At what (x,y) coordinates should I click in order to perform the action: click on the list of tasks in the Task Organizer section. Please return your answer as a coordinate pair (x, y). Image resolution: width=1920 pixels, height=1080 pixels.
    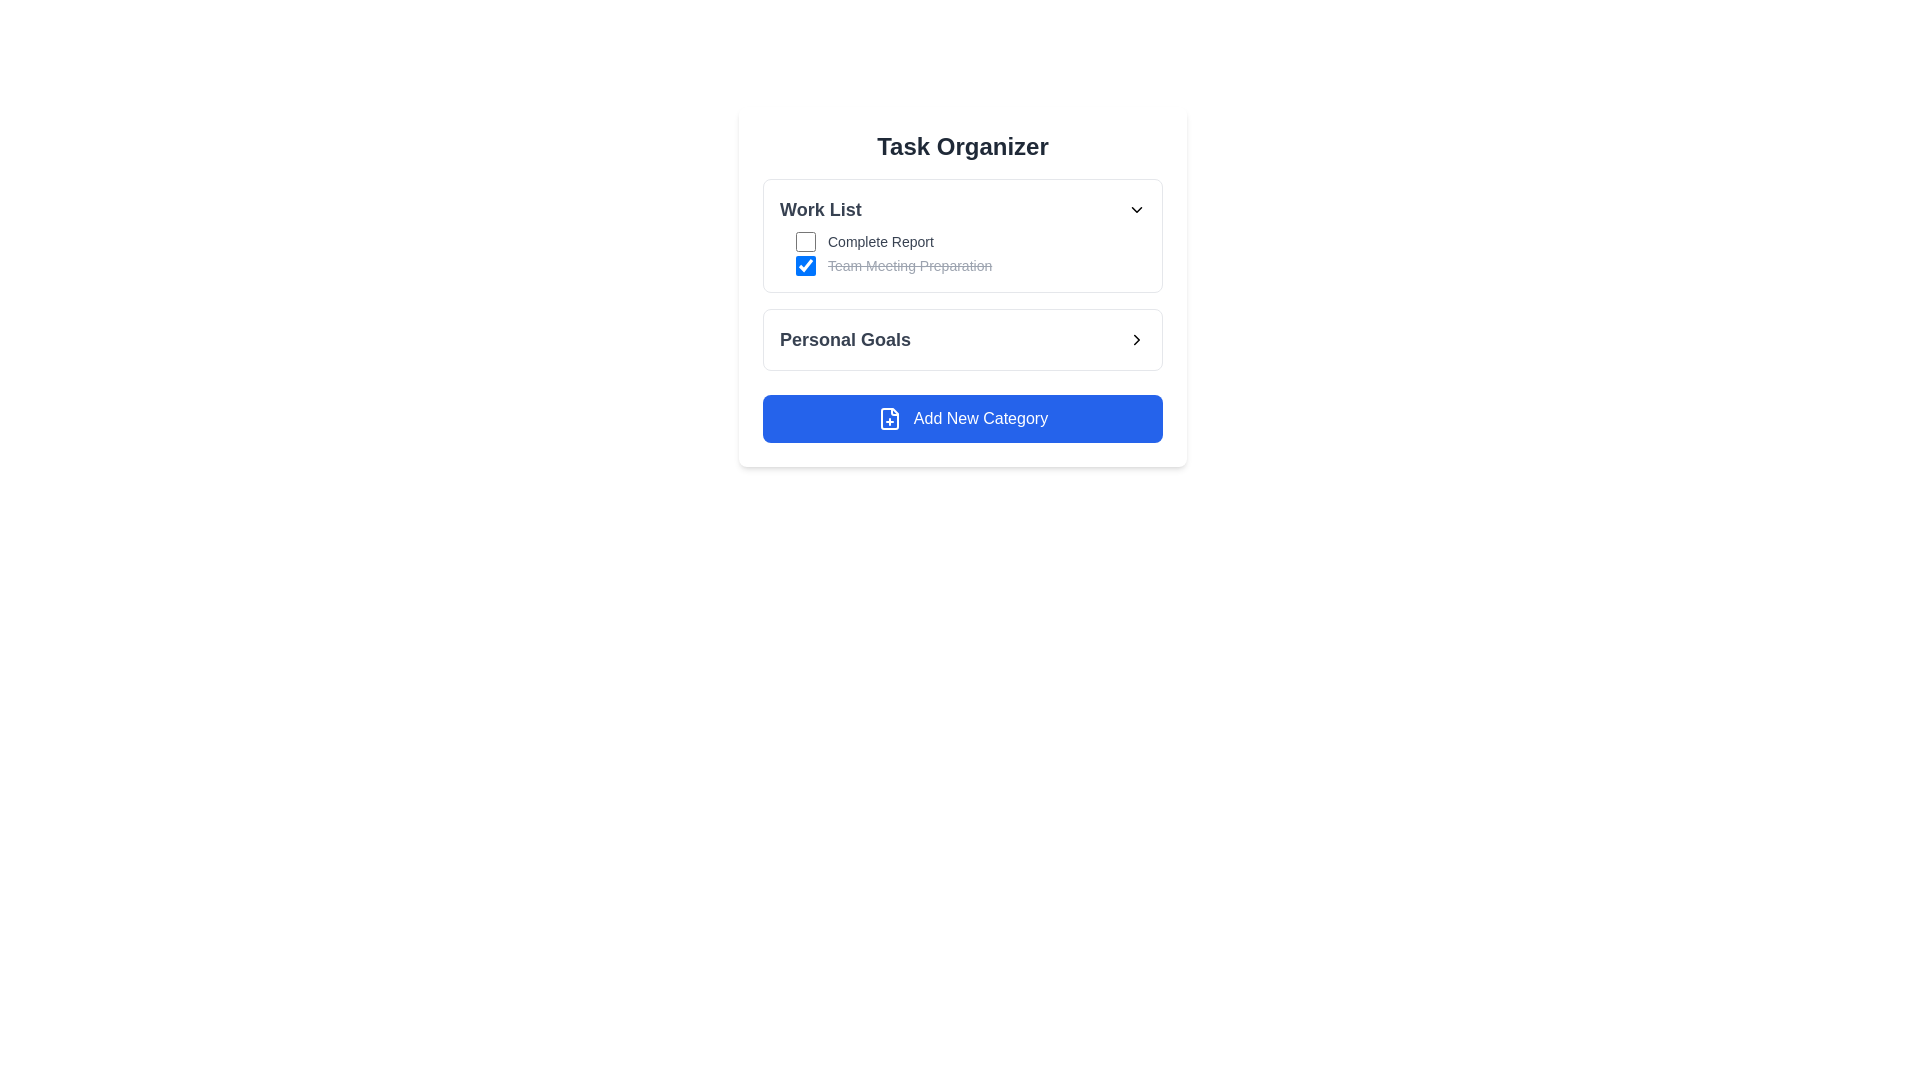
    Looking at the image, I should click on (963, 274).